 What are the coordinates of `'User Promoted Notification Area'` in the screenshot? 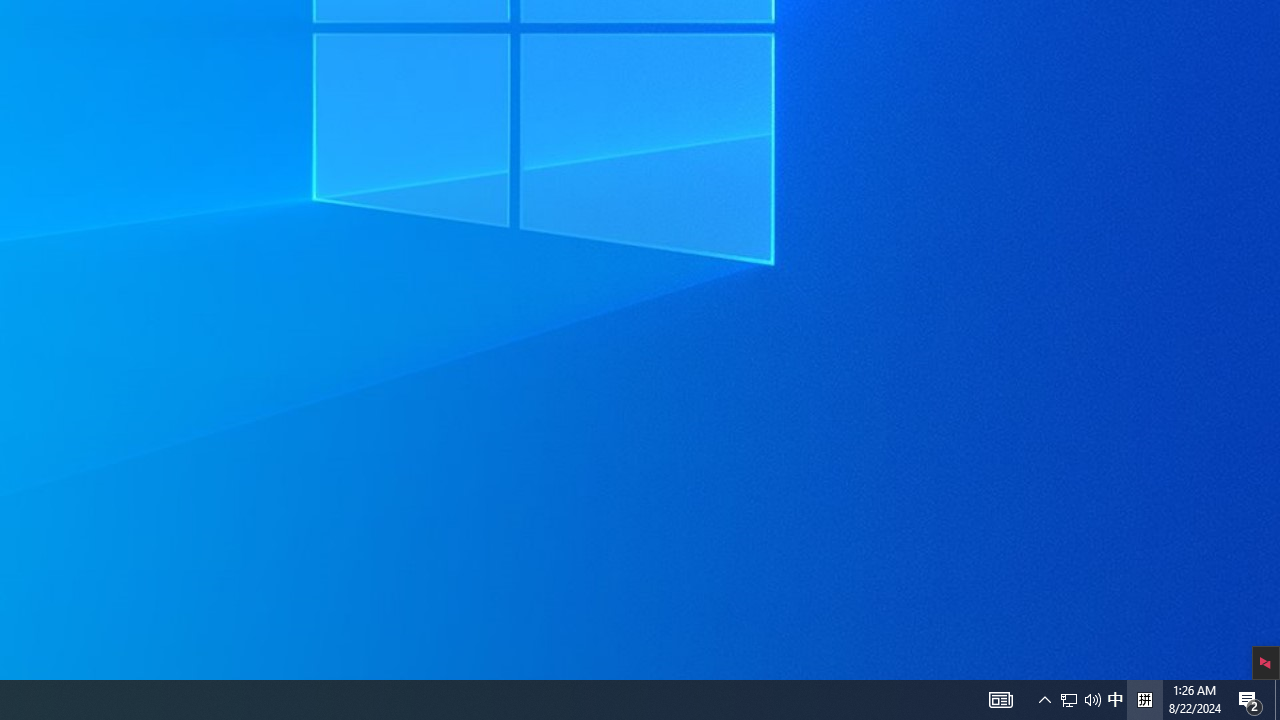 It's located at (1044, 698).